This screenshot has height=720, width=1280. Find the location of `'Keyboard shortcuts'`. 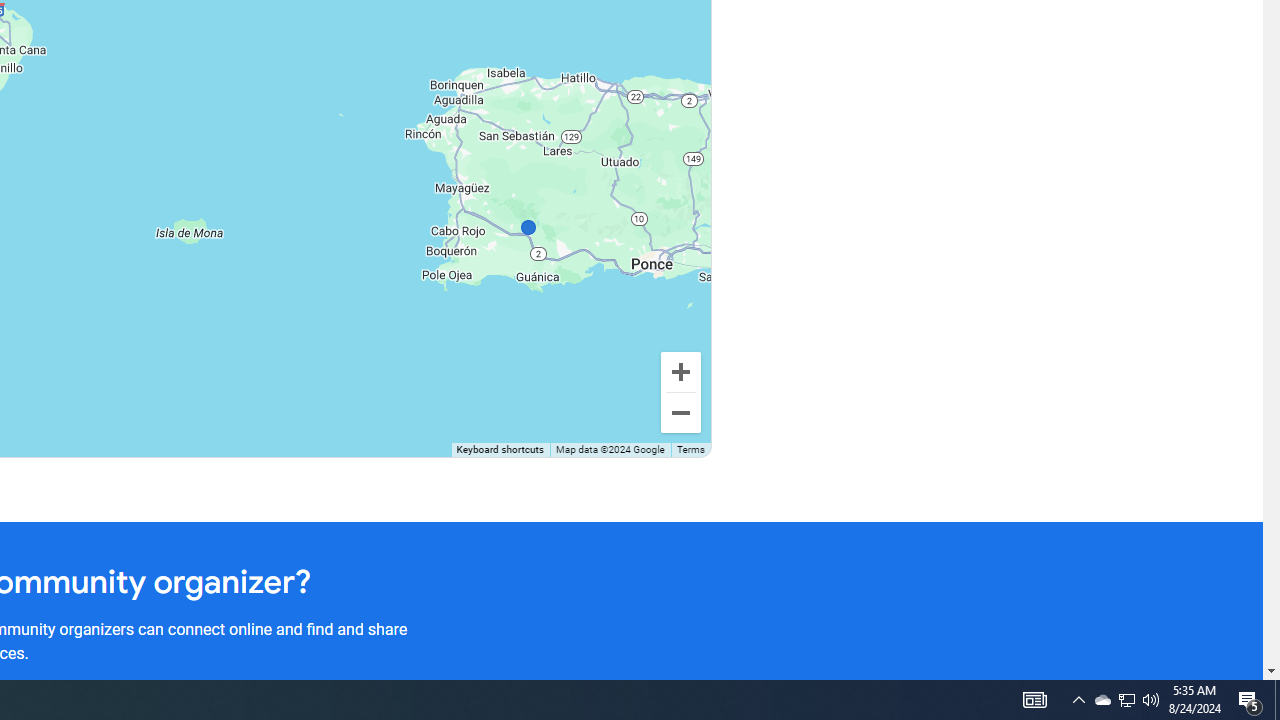

'Keyboard shortcuts' is located at coordinates (499, 450).